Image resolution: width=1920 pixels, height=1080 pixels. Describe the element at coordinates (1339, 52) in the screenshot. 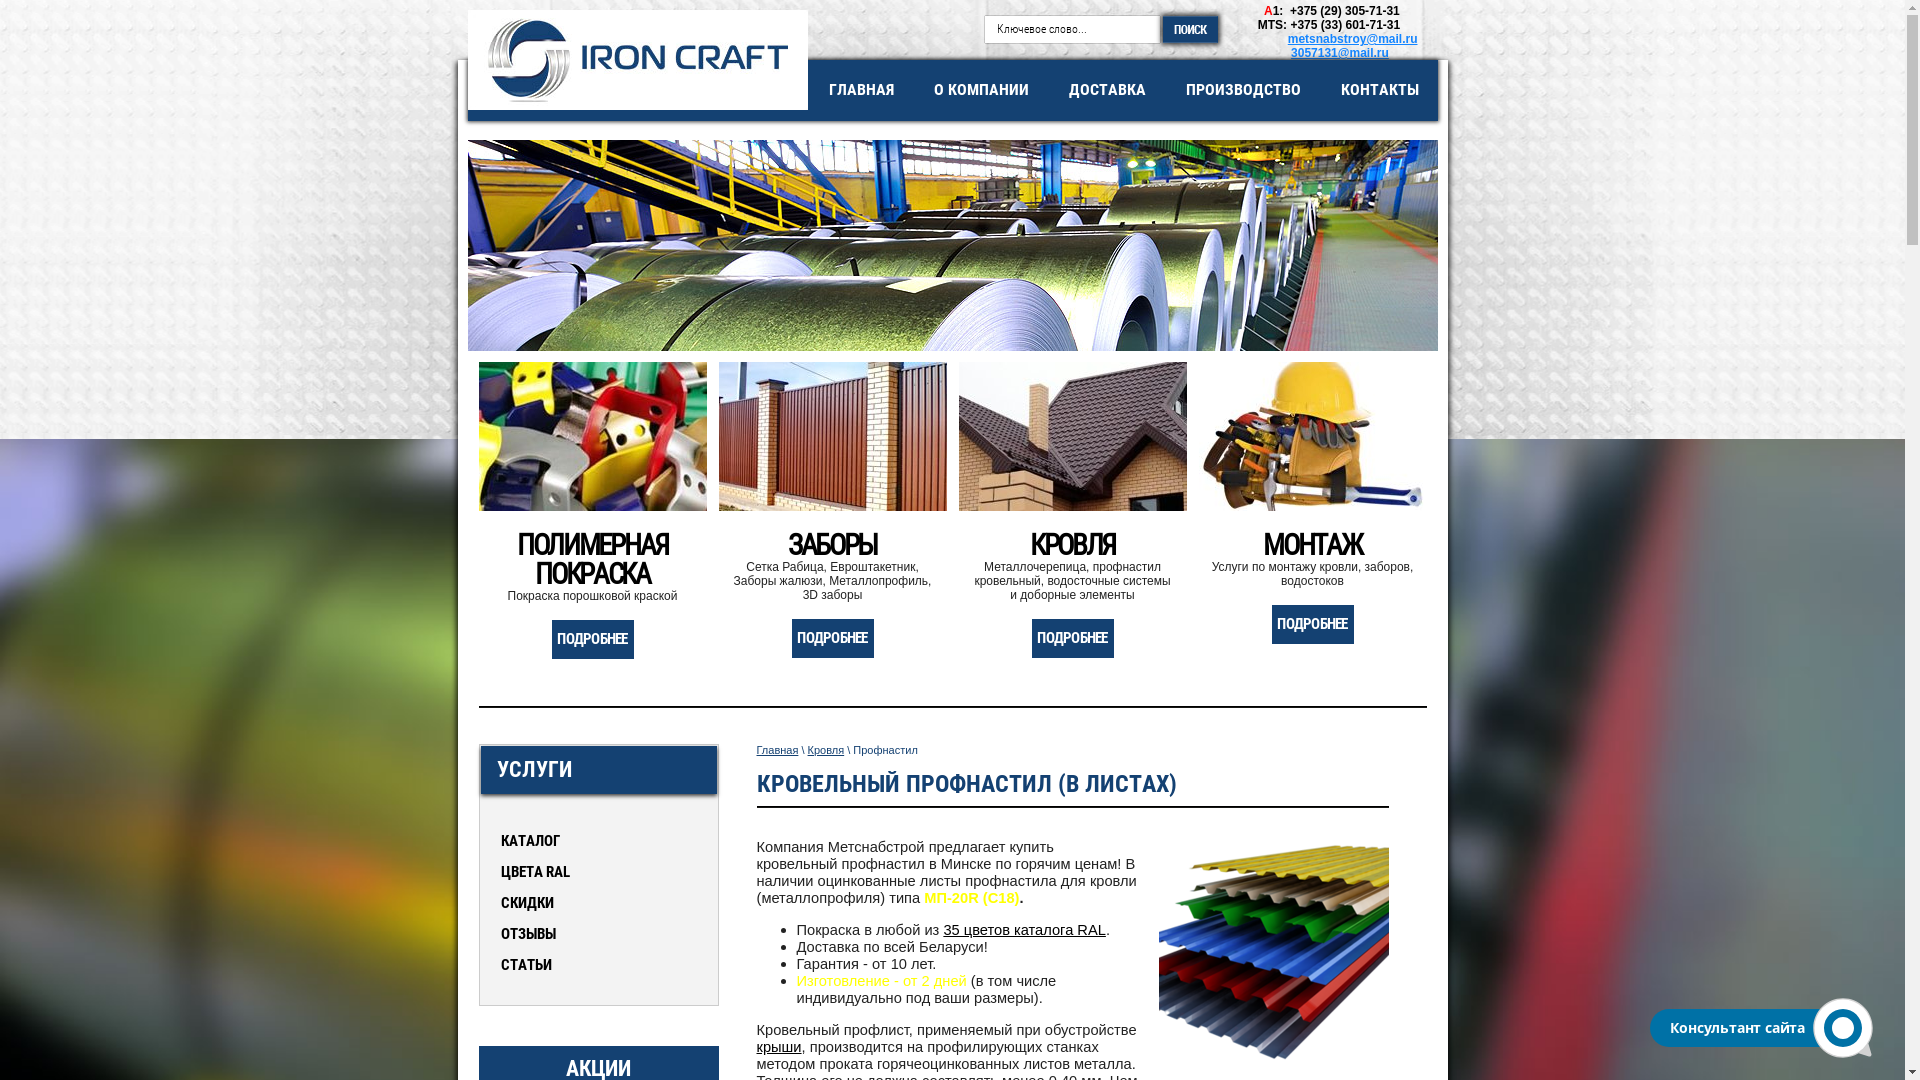

I see `'3057131@mail.ru'` at that location.